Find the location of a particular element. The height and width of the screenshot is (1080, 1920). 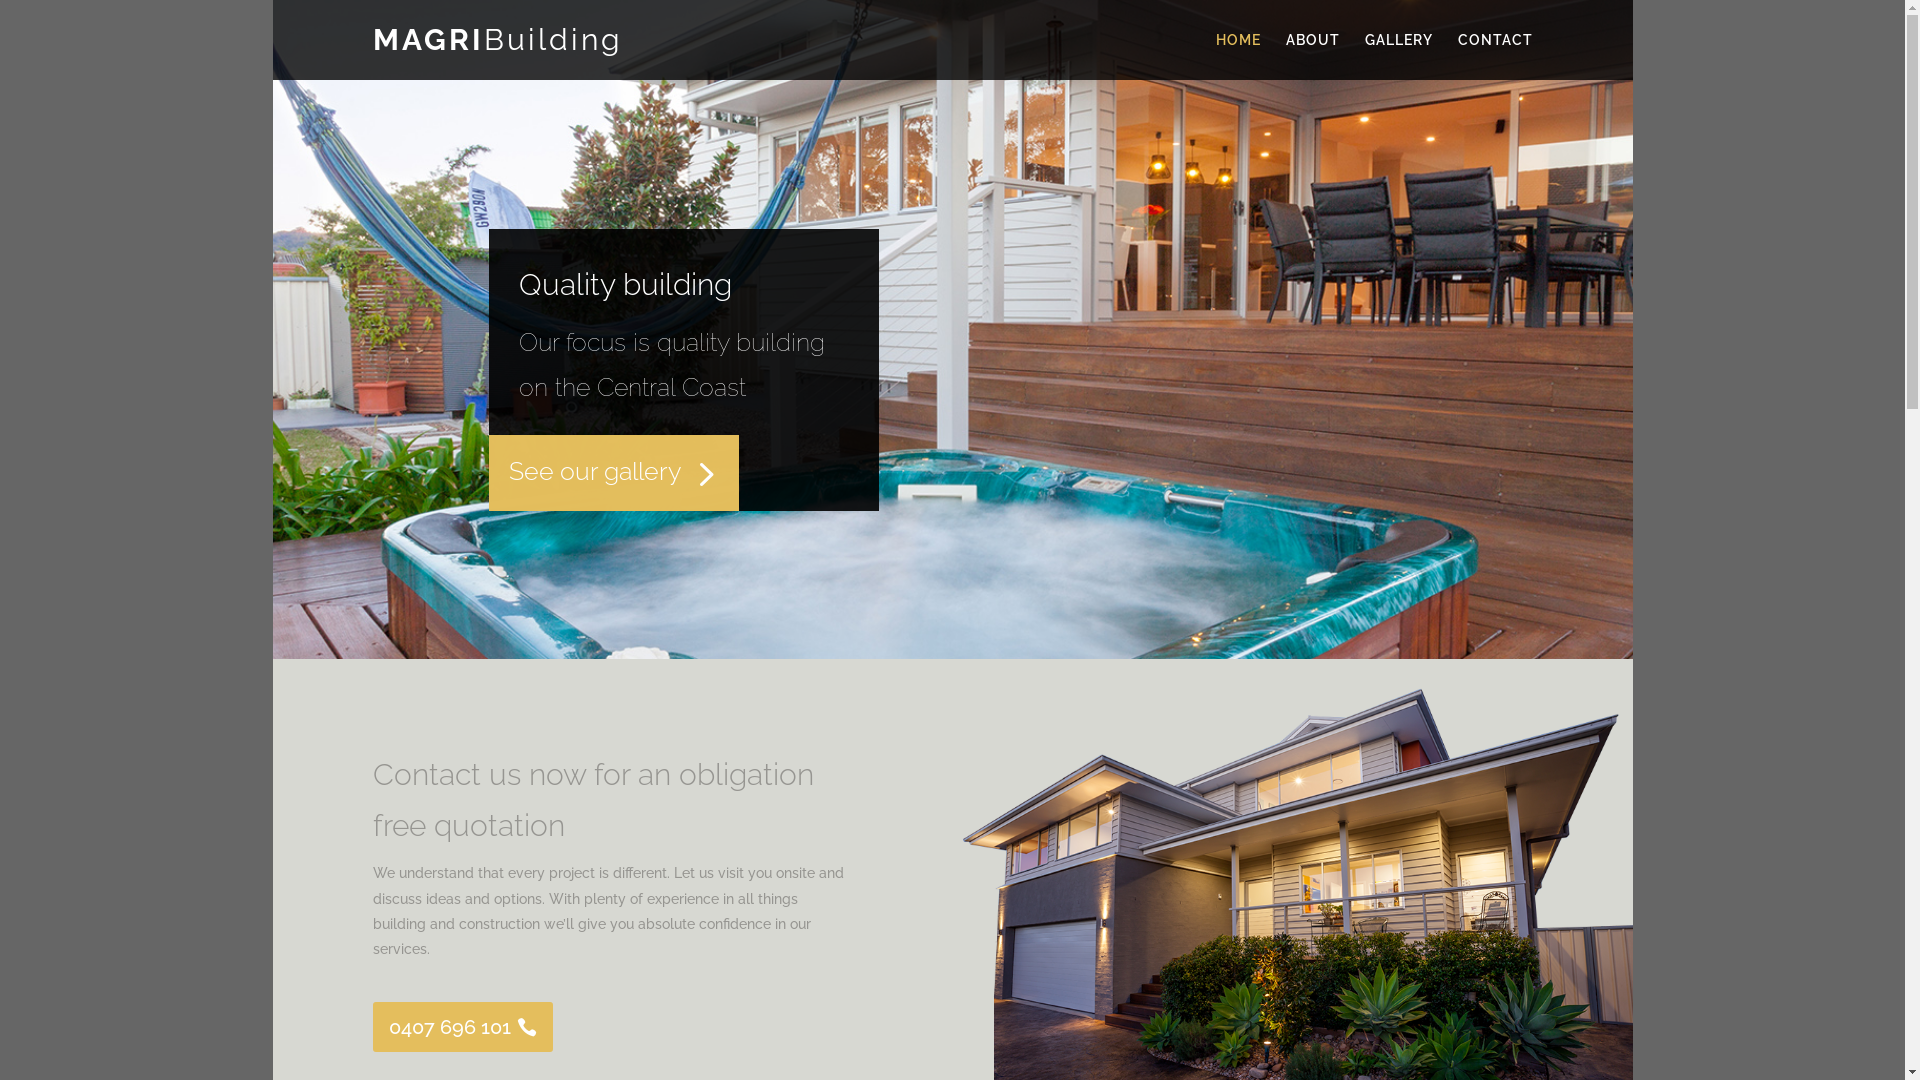

'See our gallery' is located at coordinates (593, 470).